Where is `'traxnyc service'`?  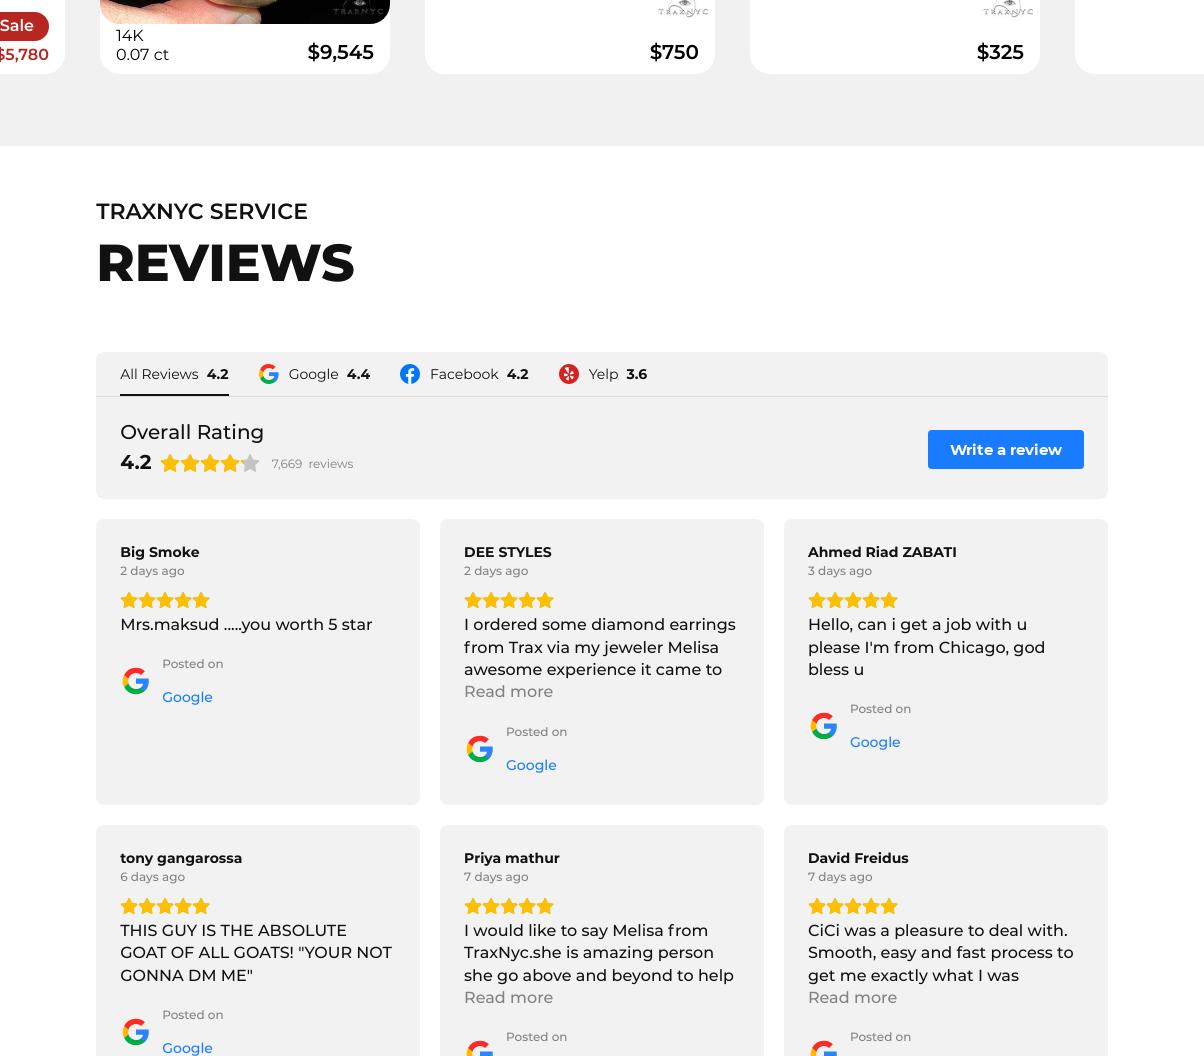 'traxnyc service' is located at coordinates (201, 210).